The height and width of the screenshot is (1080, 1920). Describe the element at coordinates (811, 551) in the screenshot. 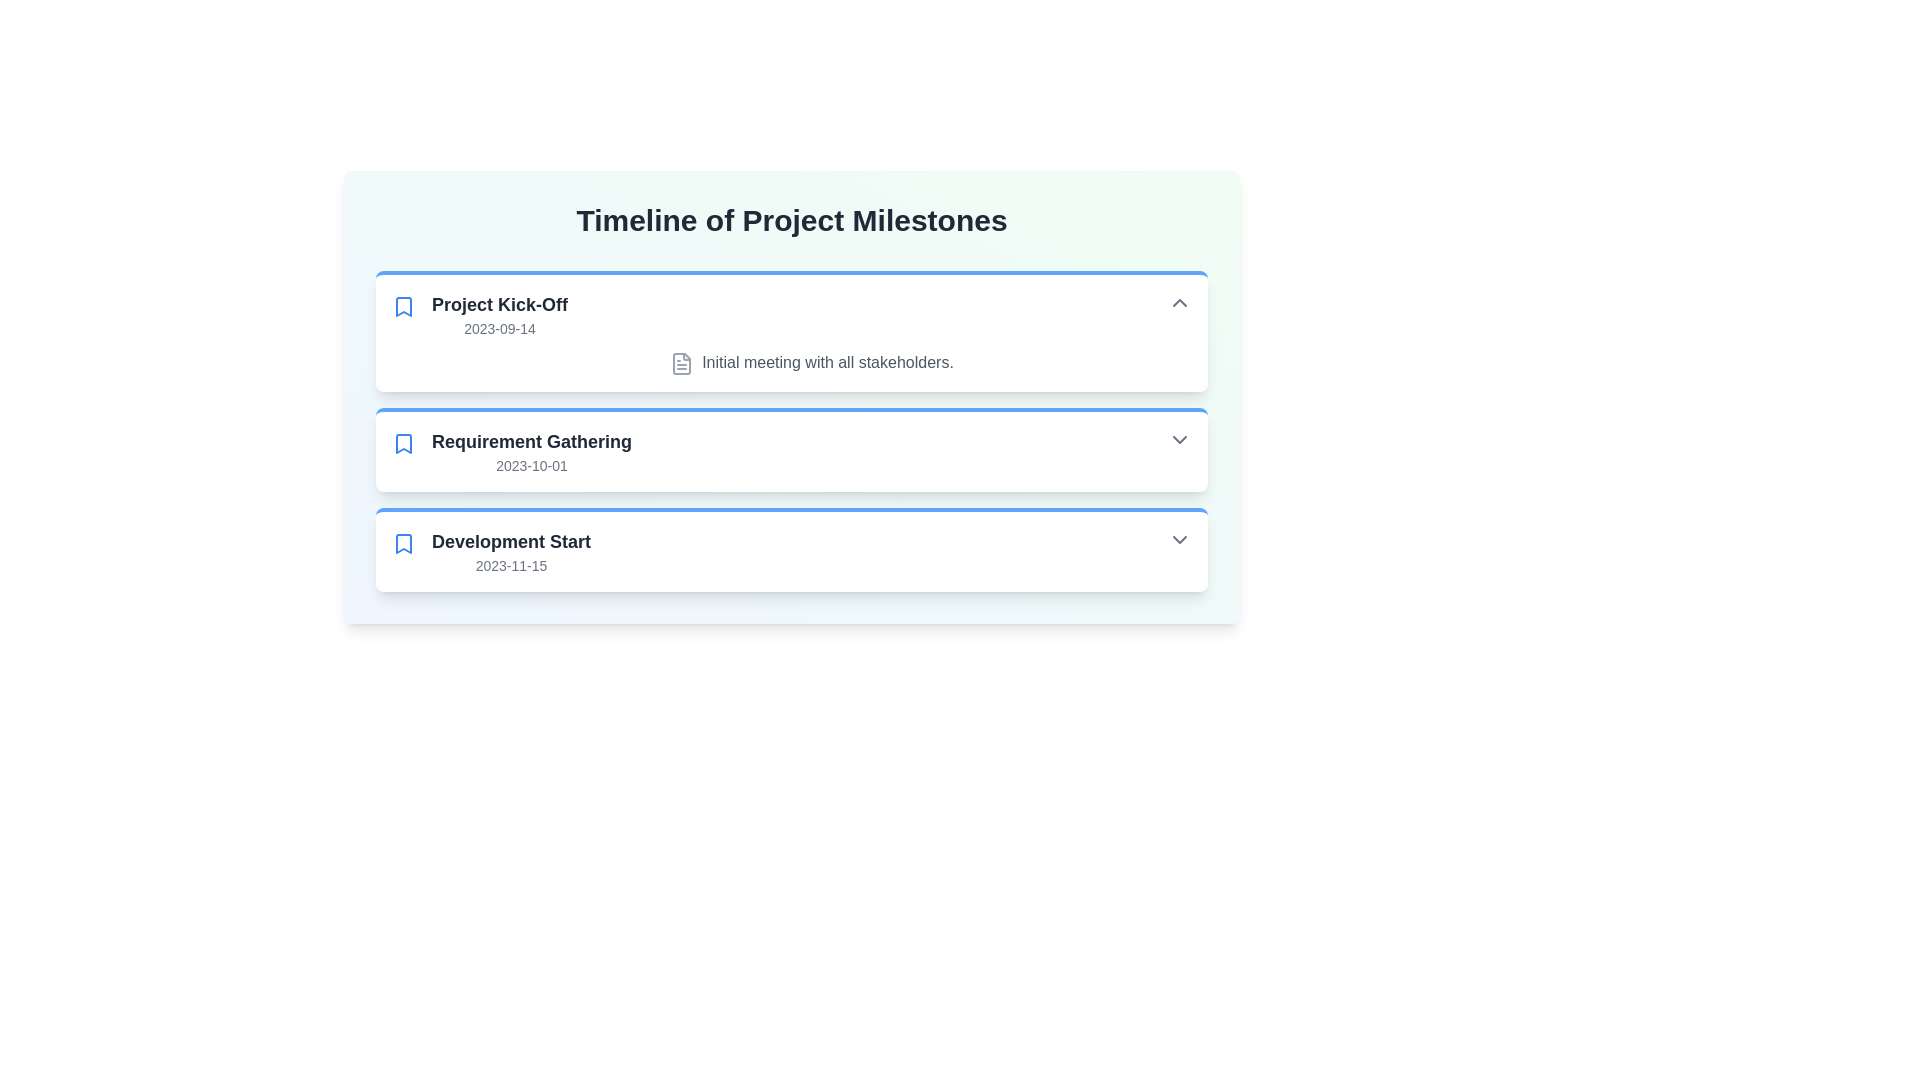

I see `the third milestone item in the 'Timeline of Project Milestones' representing 'Development Start'` at that location.